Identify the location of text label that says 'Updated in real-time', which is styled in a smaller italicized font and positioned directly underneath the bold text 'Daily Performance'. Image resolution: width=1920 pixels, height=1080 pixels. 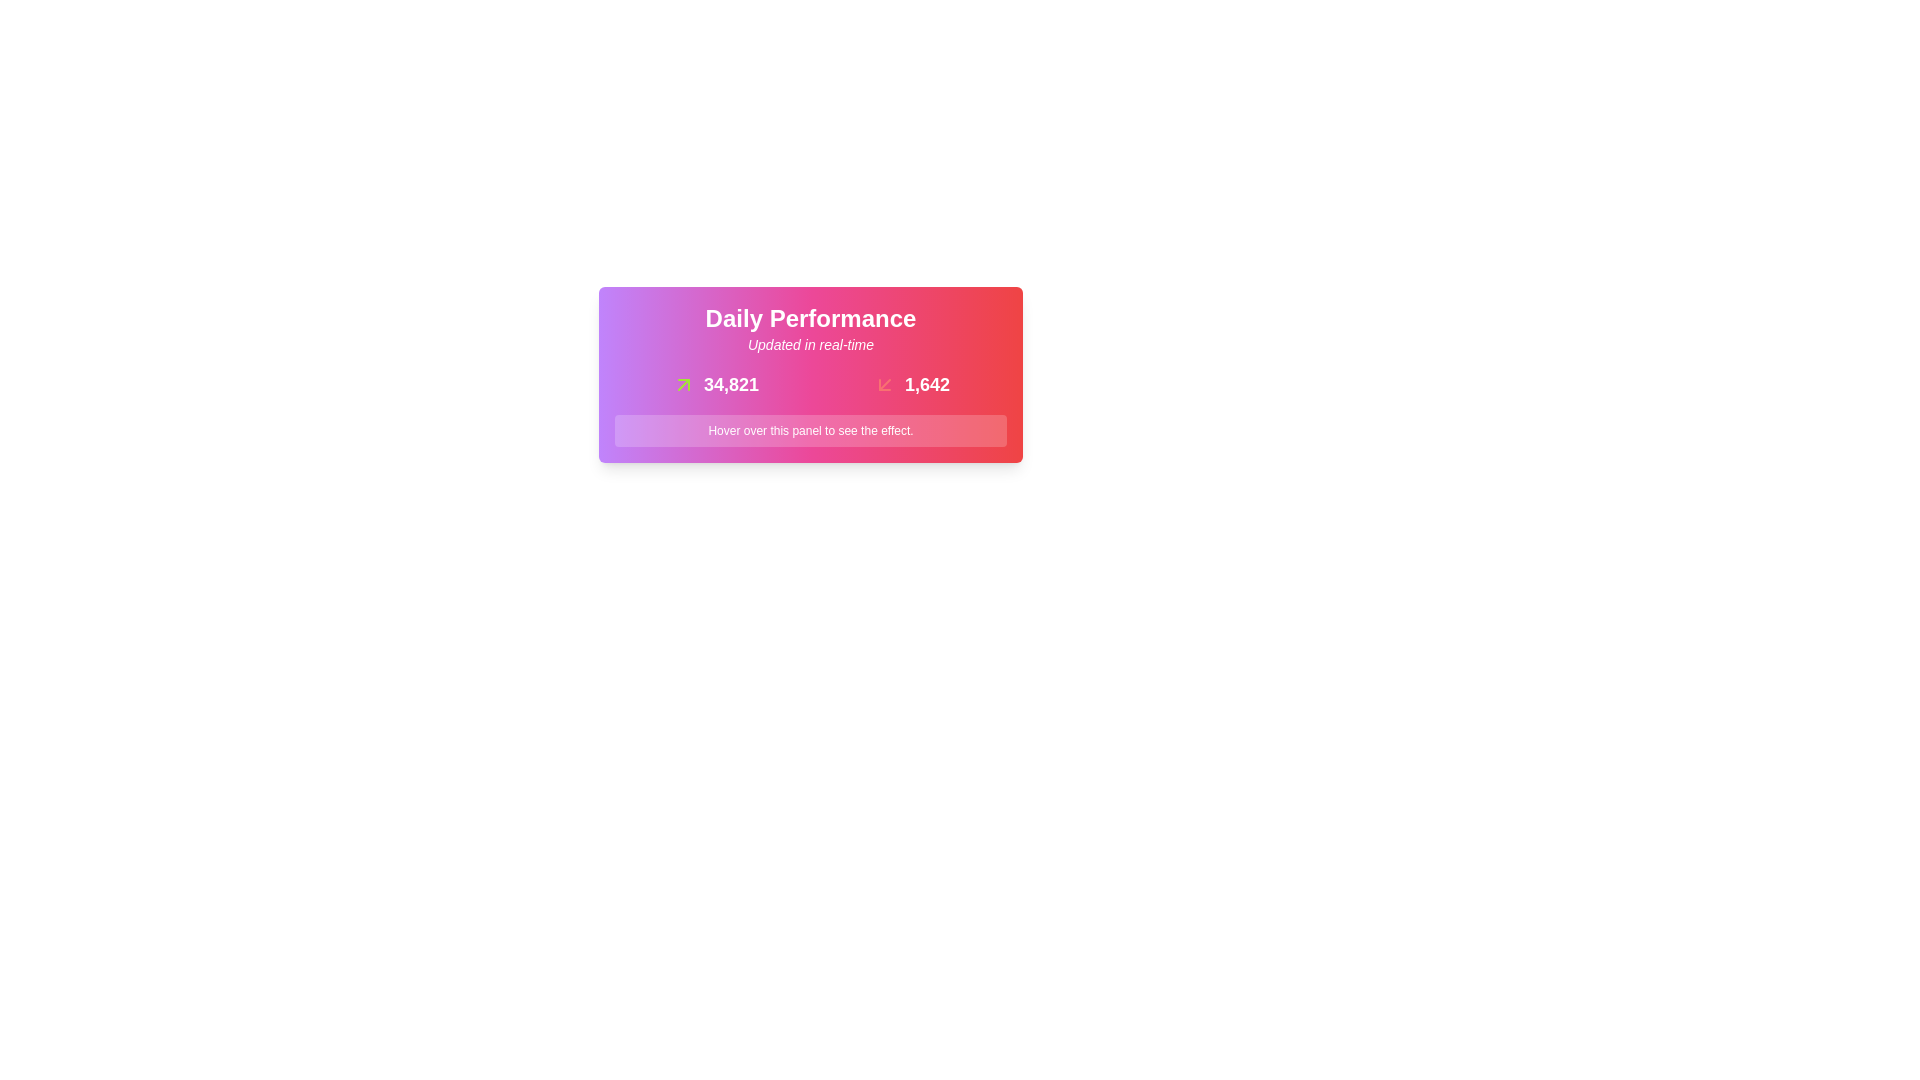
(811, 343).